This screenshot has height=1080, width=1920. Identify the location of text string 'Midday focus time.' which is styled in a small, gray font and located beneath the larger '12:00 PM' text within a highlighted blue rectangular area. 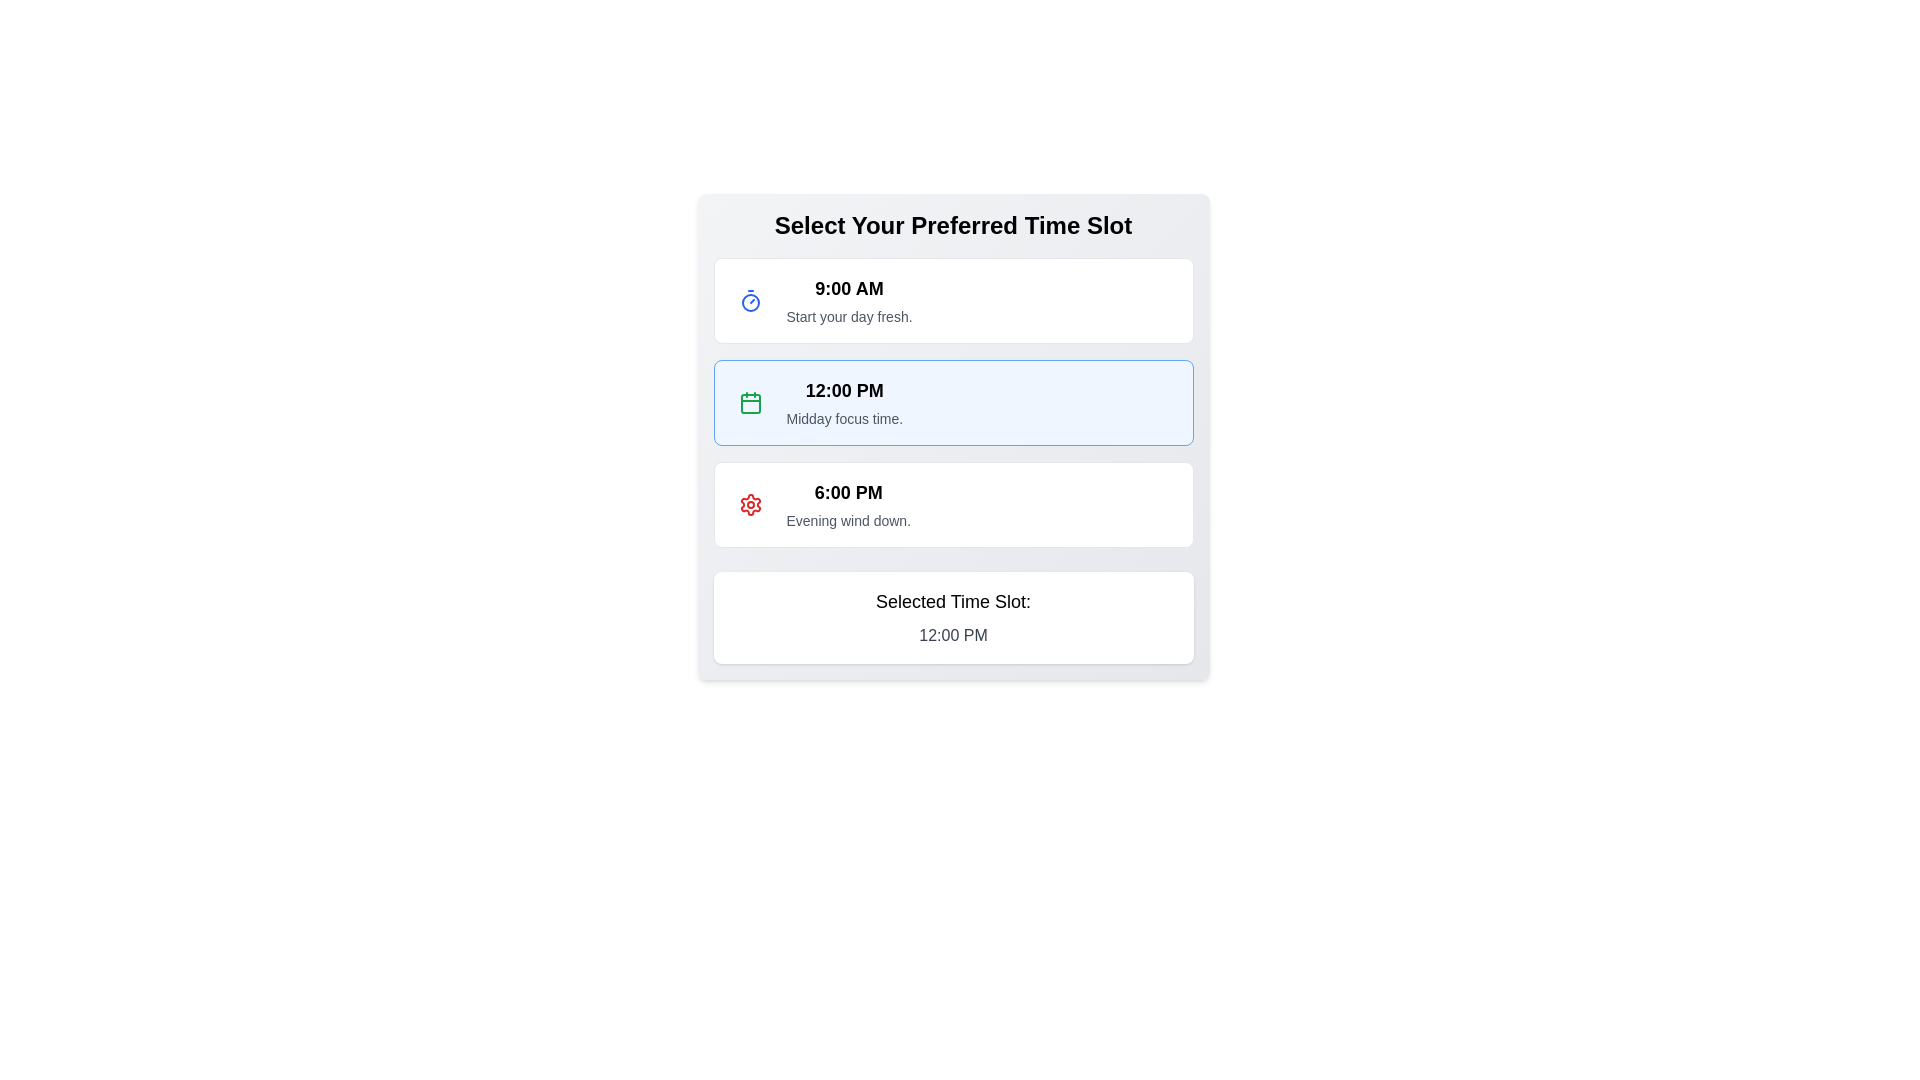
(844, 418).